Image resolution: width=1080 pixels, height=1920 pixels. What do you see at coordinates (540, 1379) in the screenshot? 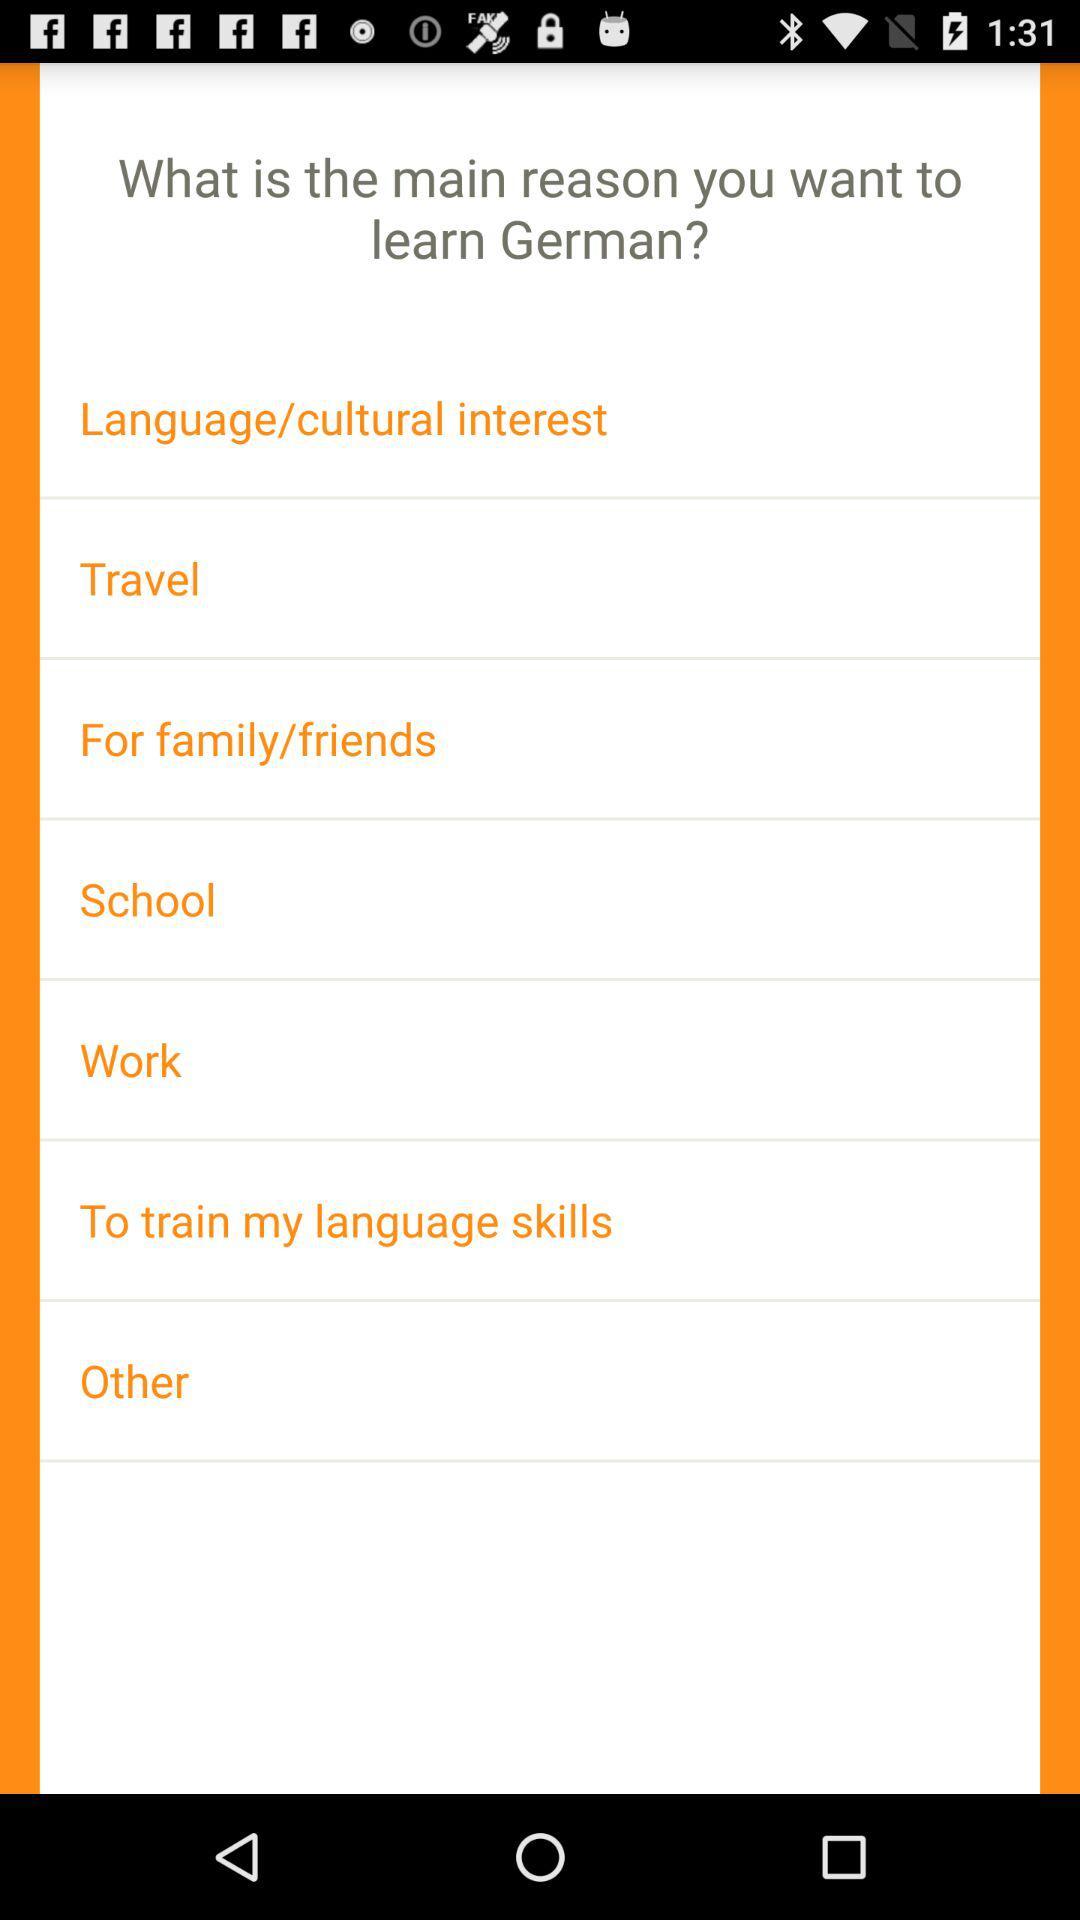
I see `other icon` at bounding box center [540, 1379].